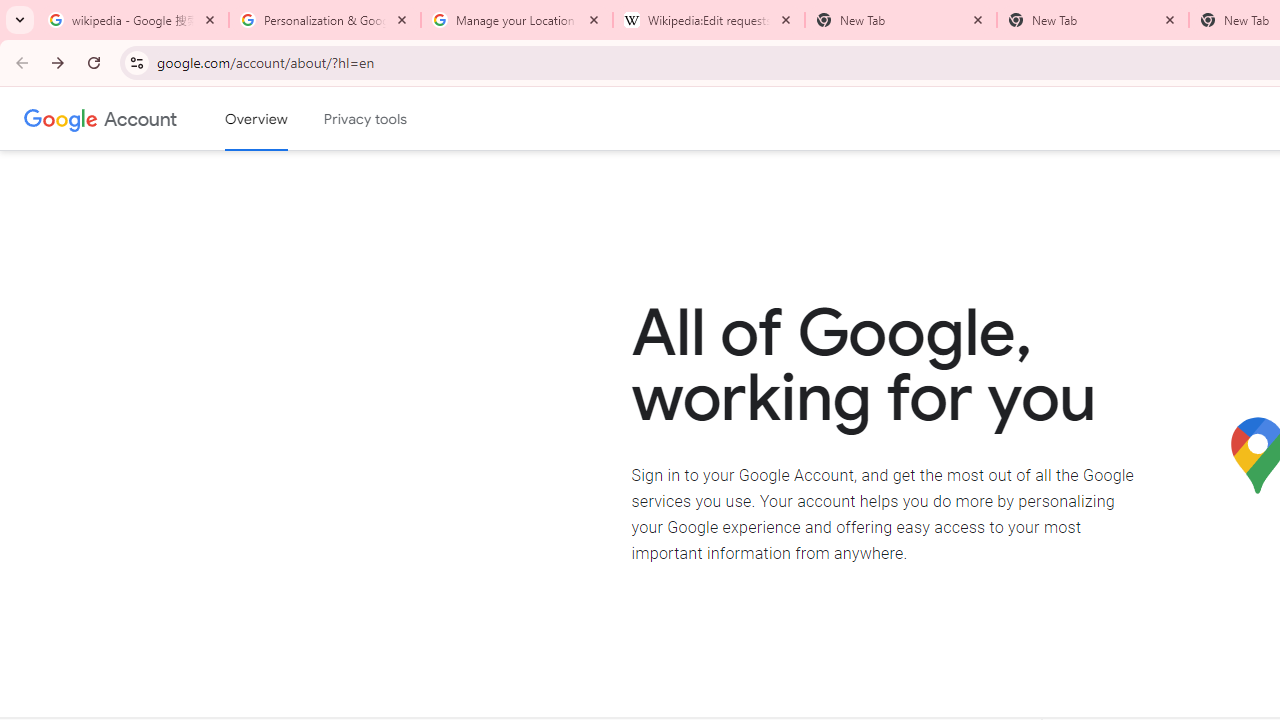 The image size is (1280, 720). What do you see at coordinates (325, 20) in the screenshot?
I see `'Personalization & Google Search results - Google Search Help'` at bounding box center [325, 20].